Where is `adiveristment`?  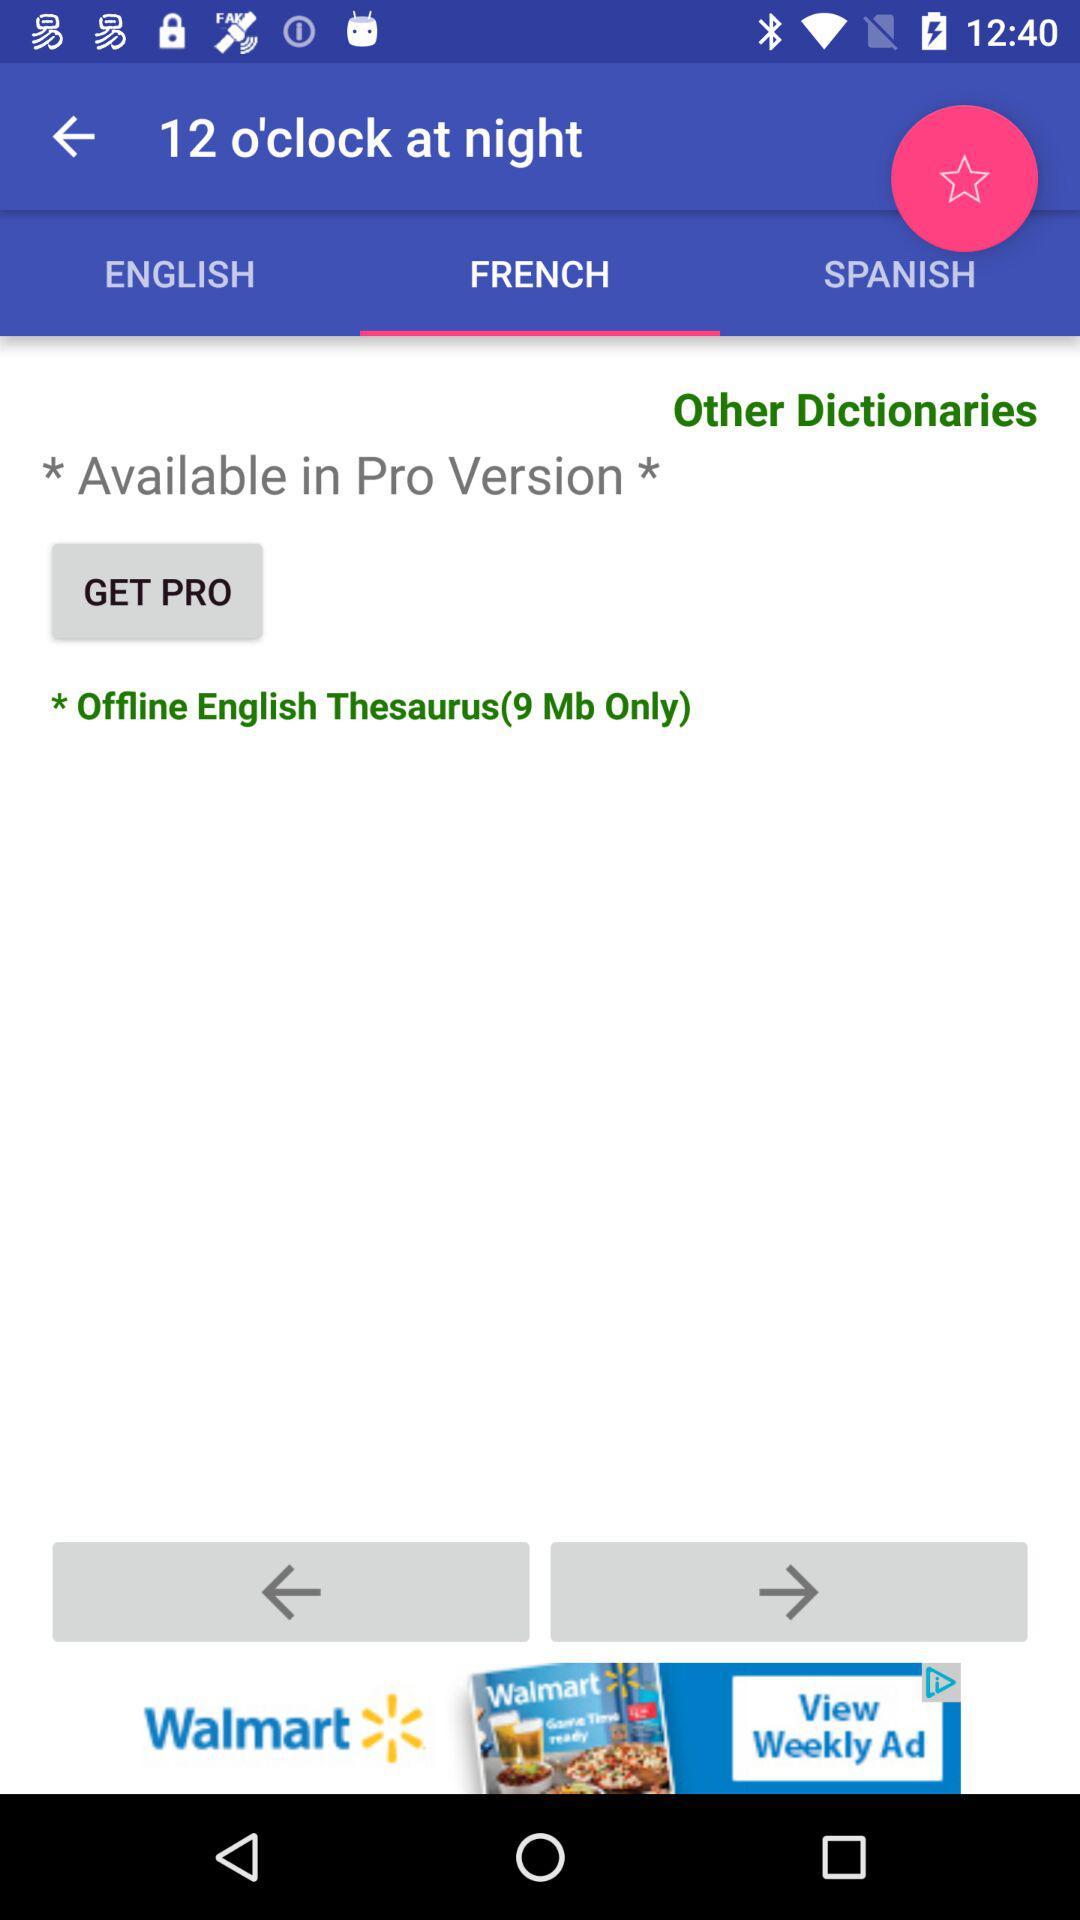
adiveristment is located at coordinates (540, 1727).